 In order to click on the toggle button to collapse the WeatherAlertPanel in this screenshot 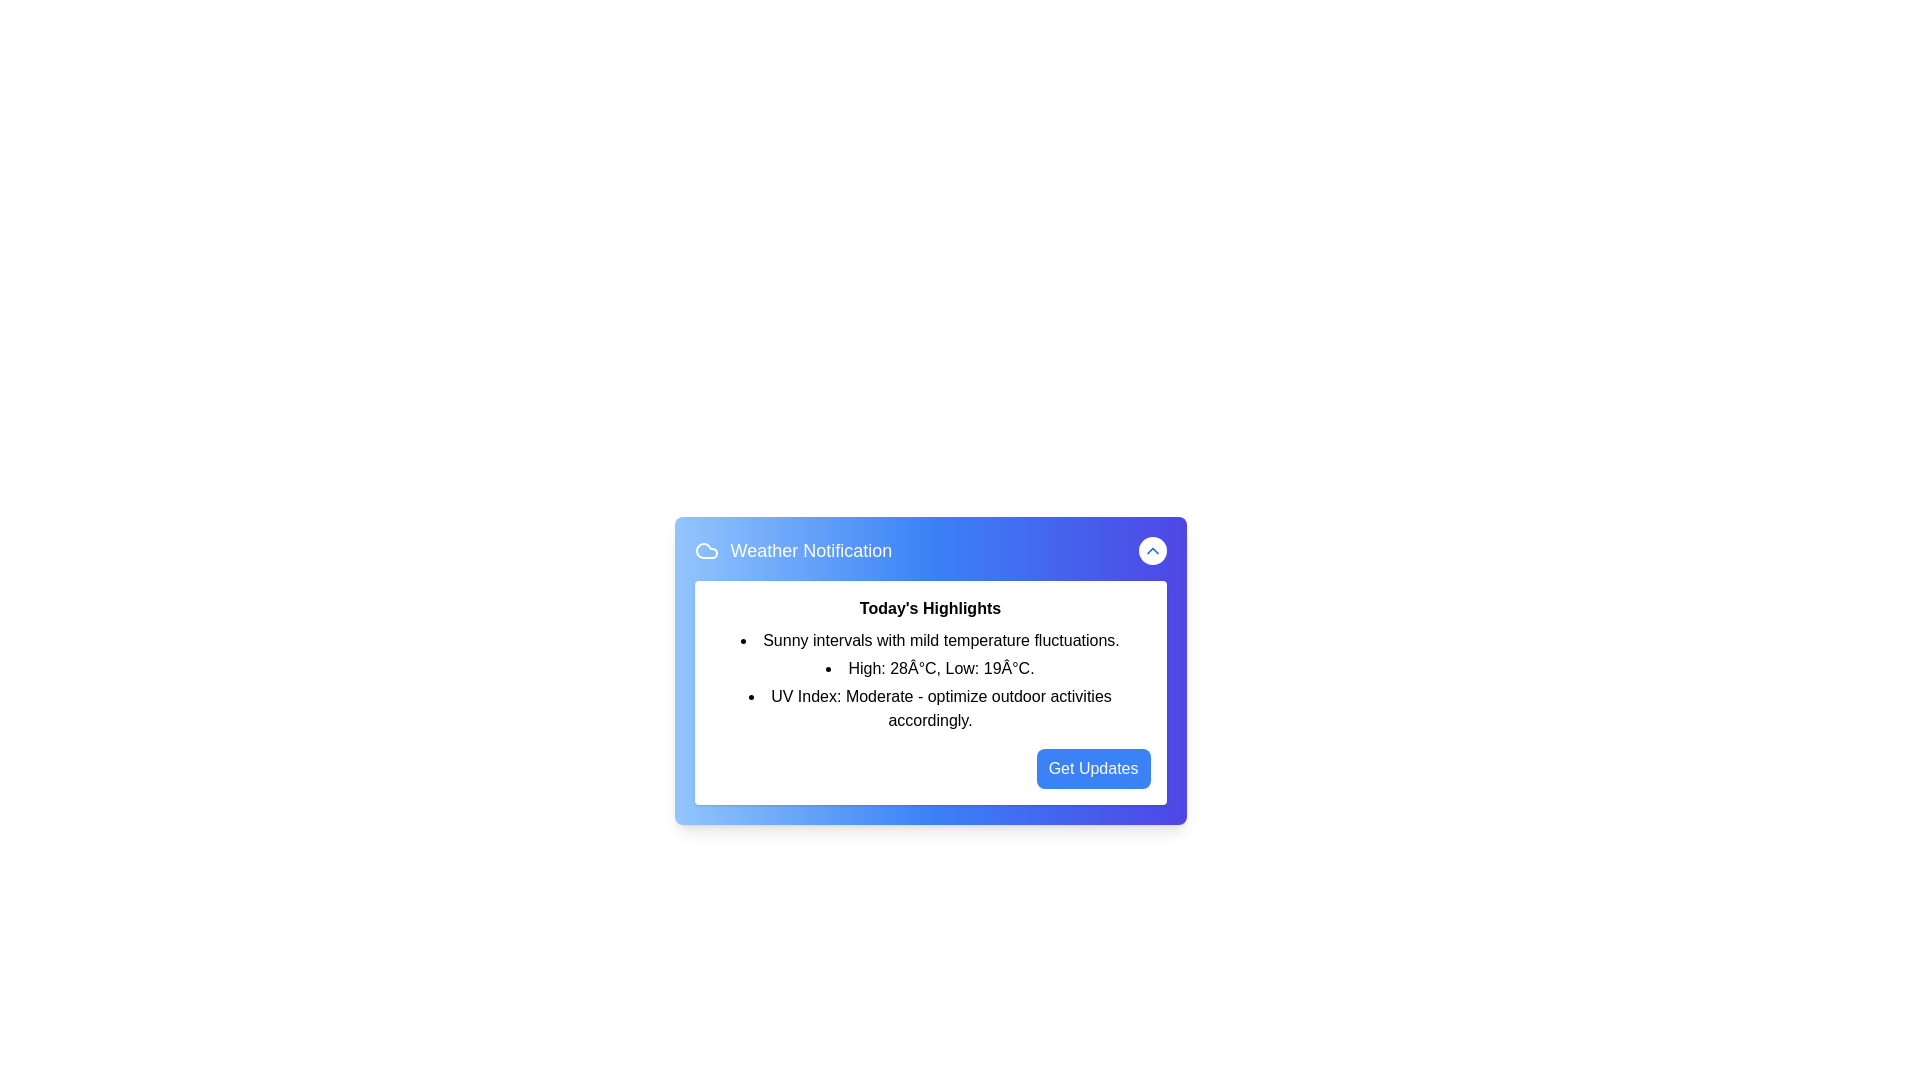, I will do `click(1152, 551)`.